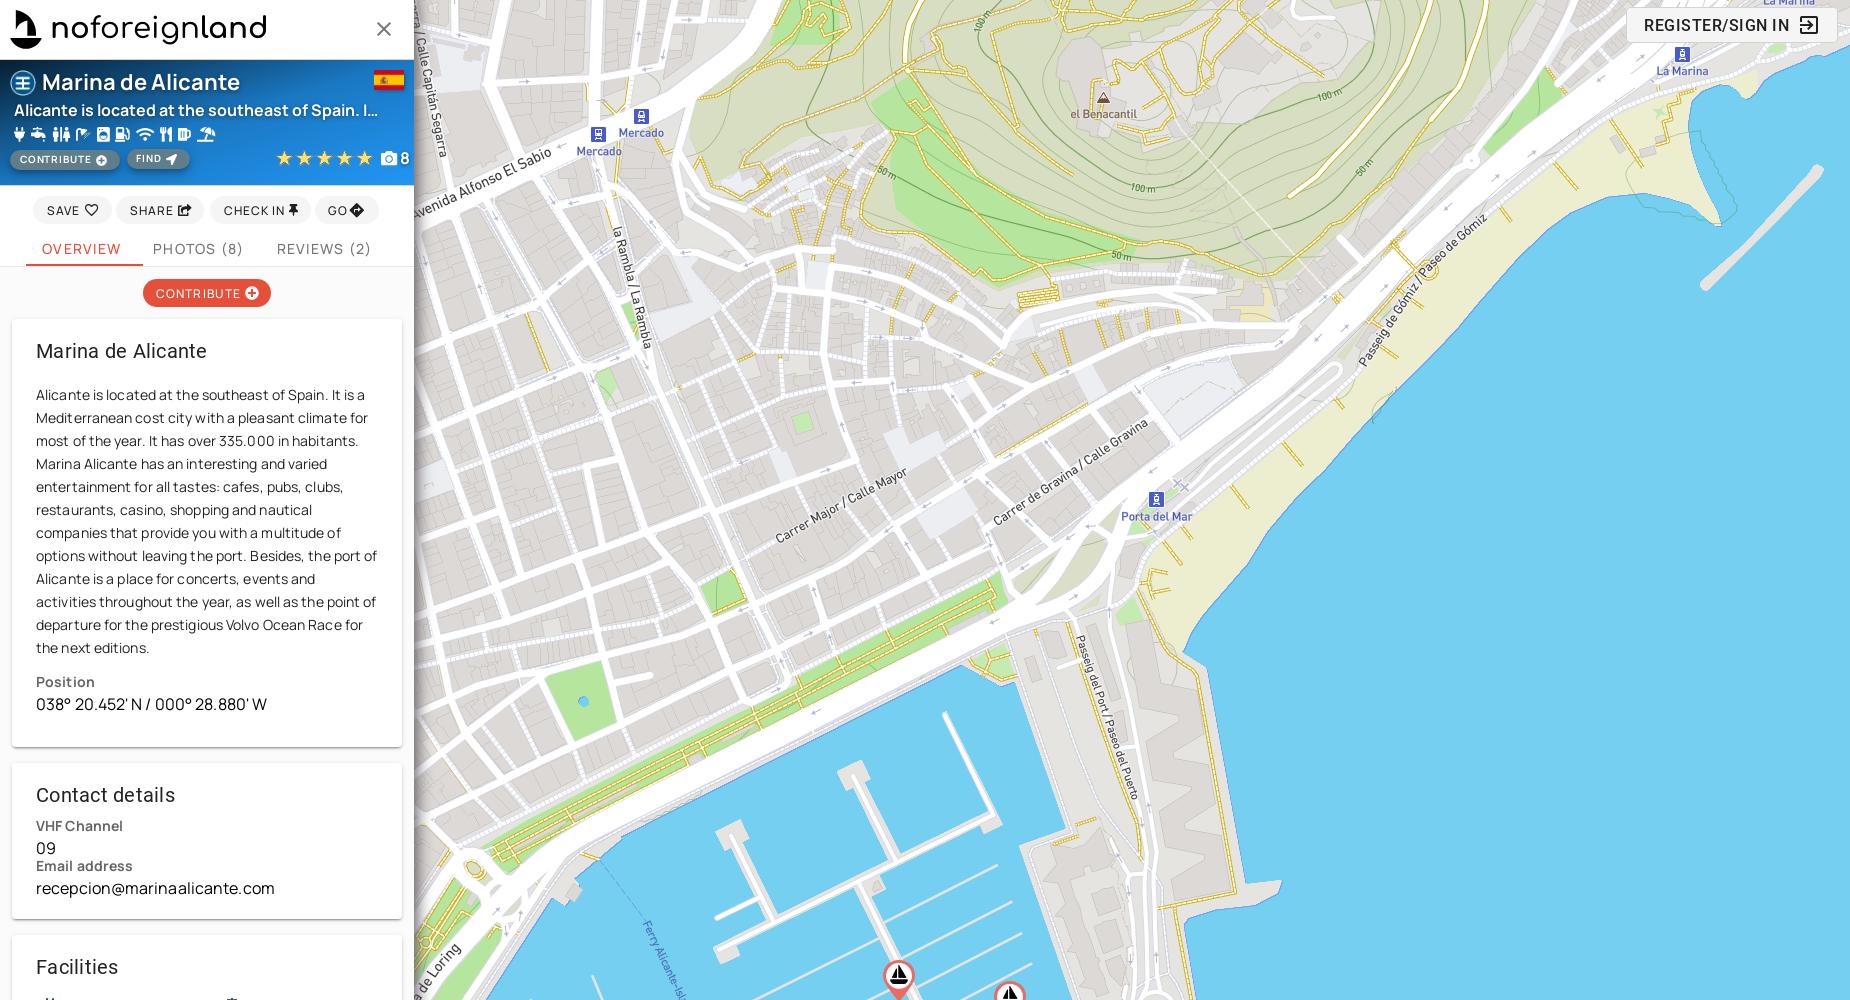  What do you see at coordinates (63, 681) in the screenshot?
I see `'Position'` at bounding box center [63, 681].